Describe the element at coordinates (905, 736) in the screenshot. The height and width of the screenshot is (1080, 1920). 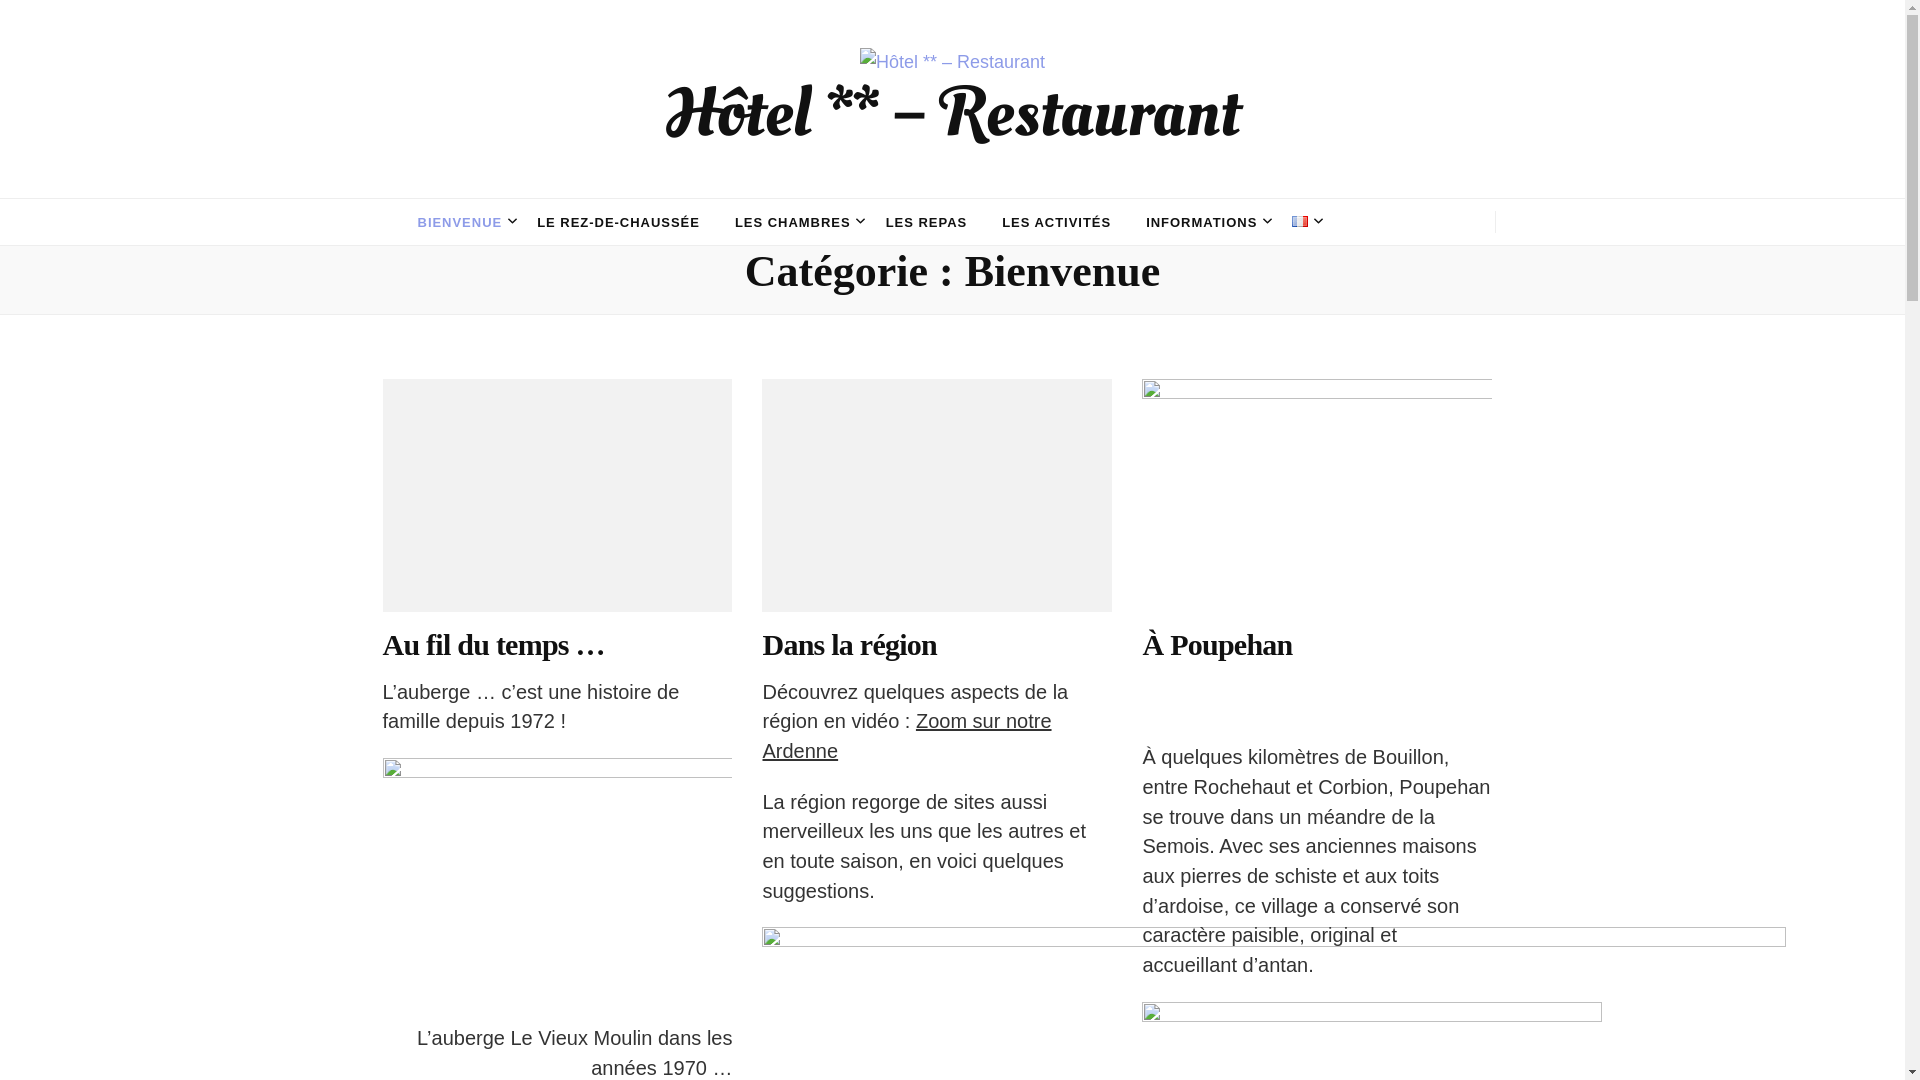
I see `'Zoom sur notre Ardenne'` at that location.